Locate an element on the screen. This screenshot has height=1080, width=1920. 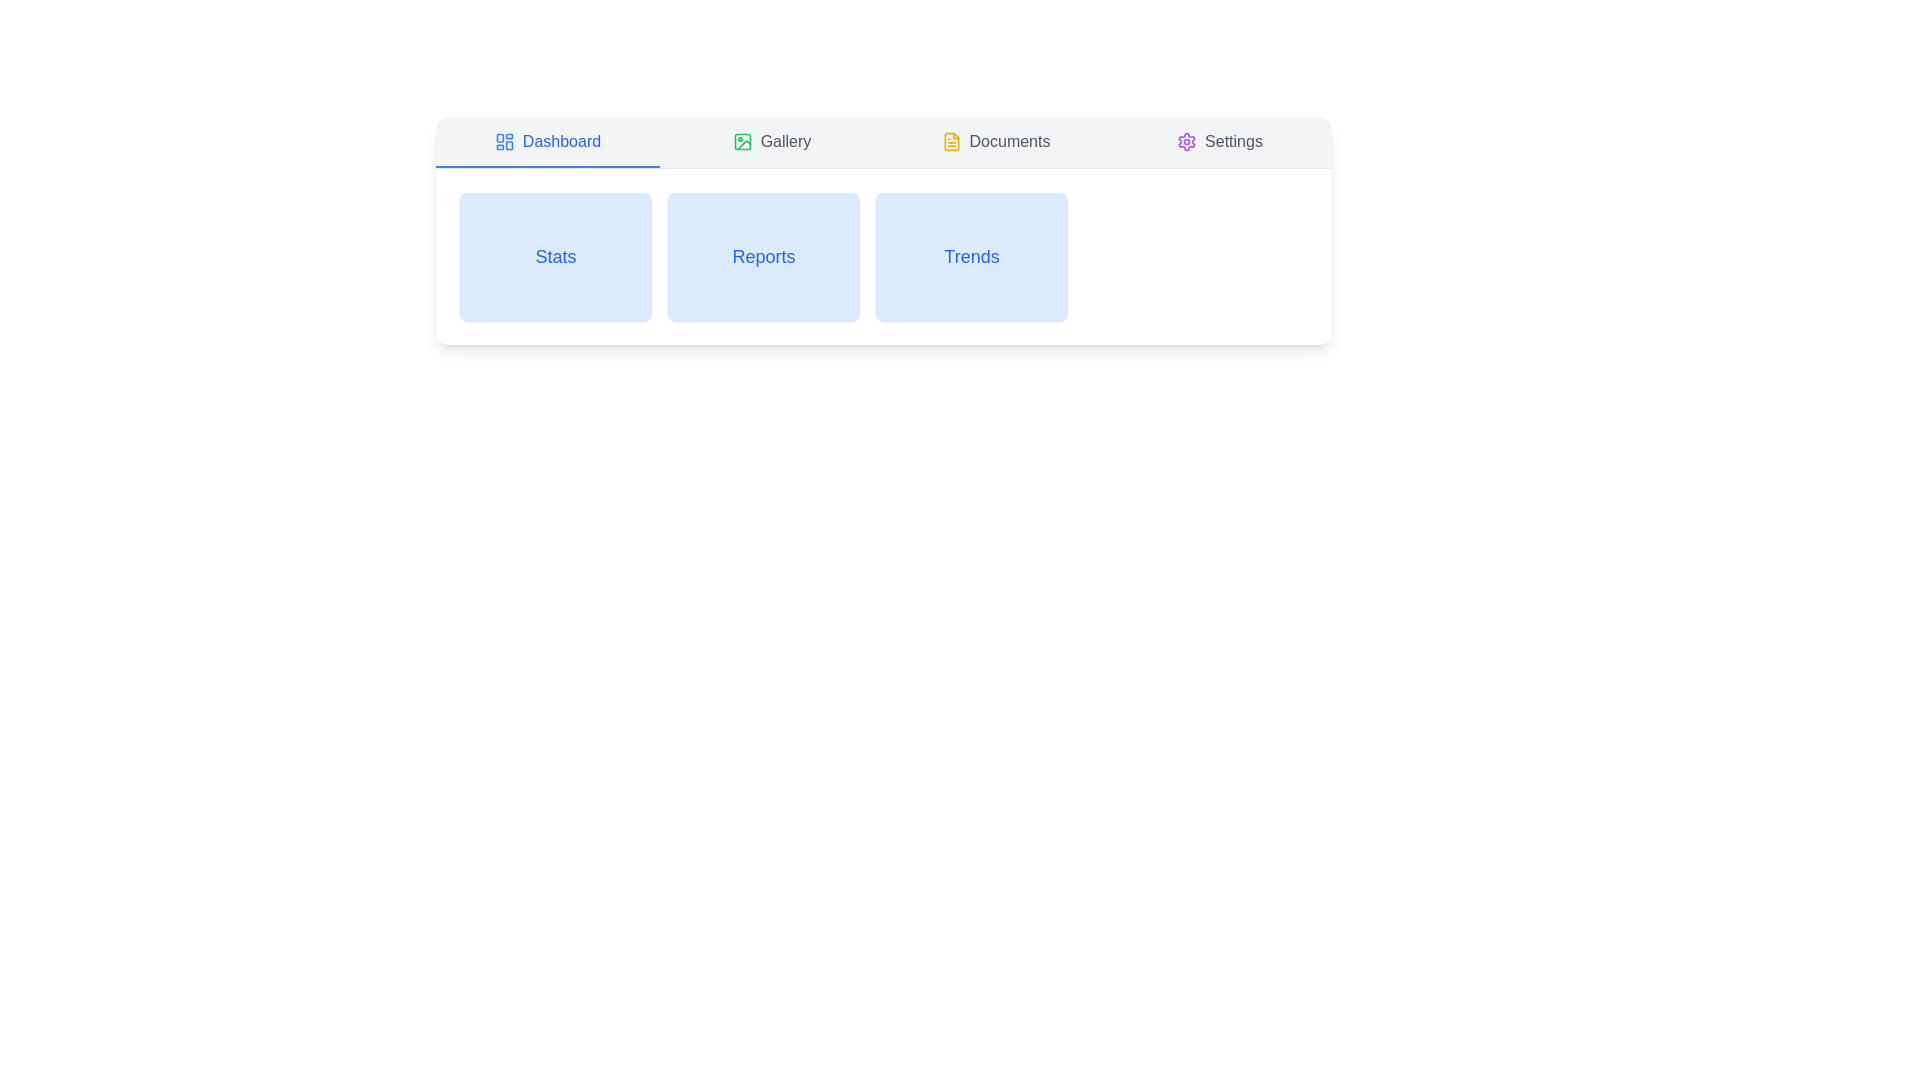
the blue-colored text label displaying 'Dashboard' in the navigation bar is located at coordinates (560, 141).